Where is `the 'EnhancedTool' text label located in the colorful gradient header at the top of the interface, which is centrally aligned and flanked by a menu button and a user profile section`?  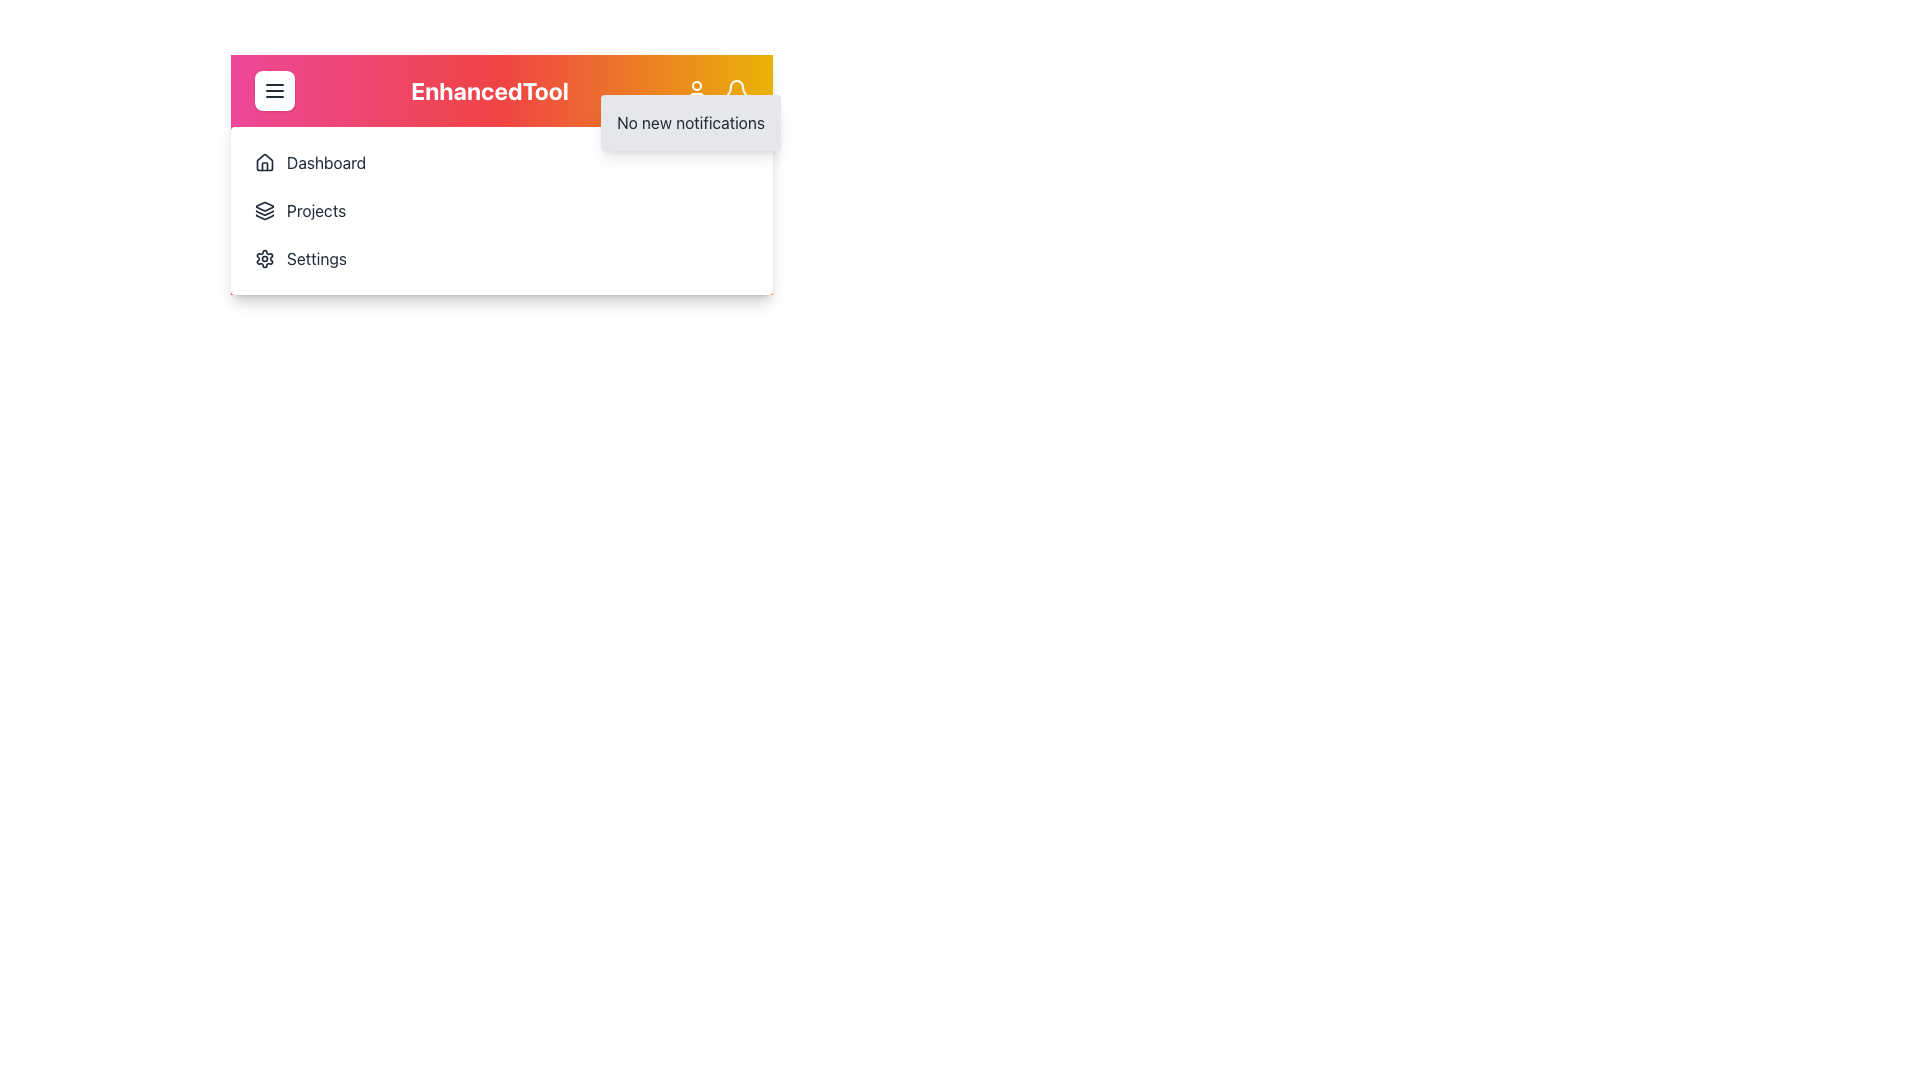
the 'EnhancedTool' text label located in the colorful gradient header at the top of the interface, which is centrally aligned and flanked by a menu button and a user profile section is located at coordinates (502, 91).